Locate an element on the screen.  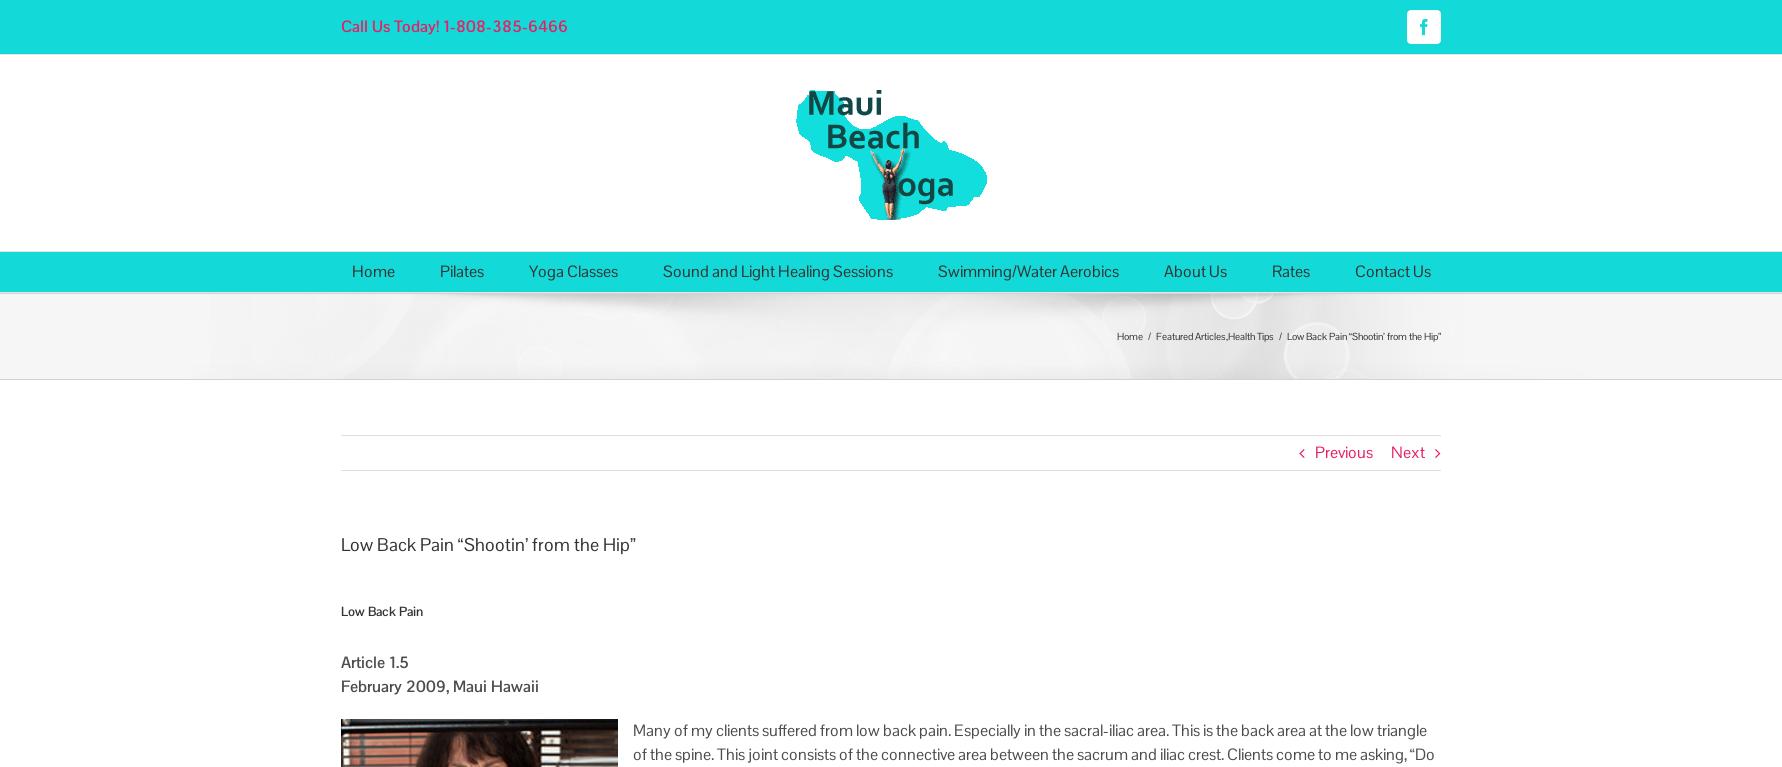
'Beach Yoga – (Toes in the Sand)' is located at coordinates (616, 392).